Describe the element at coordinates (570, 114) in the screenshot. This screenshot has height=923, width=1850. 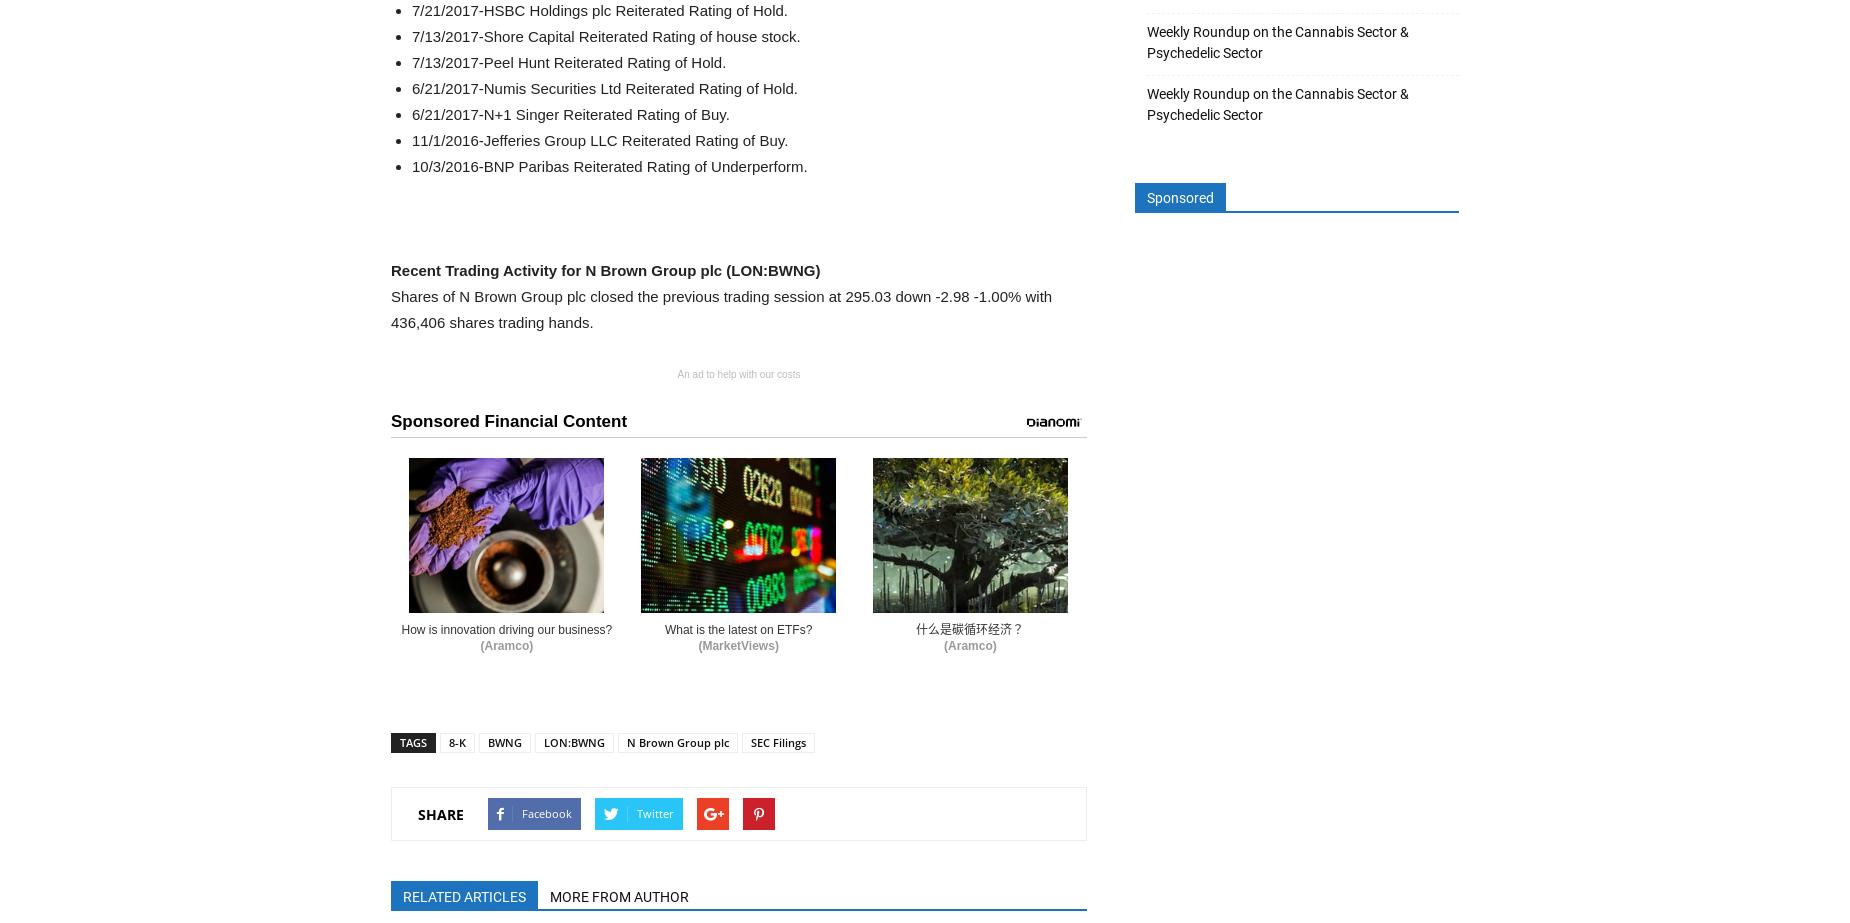
I see `'6/21/2017-N+1 Singer Reiterated Rating of Buy.'` at that location.